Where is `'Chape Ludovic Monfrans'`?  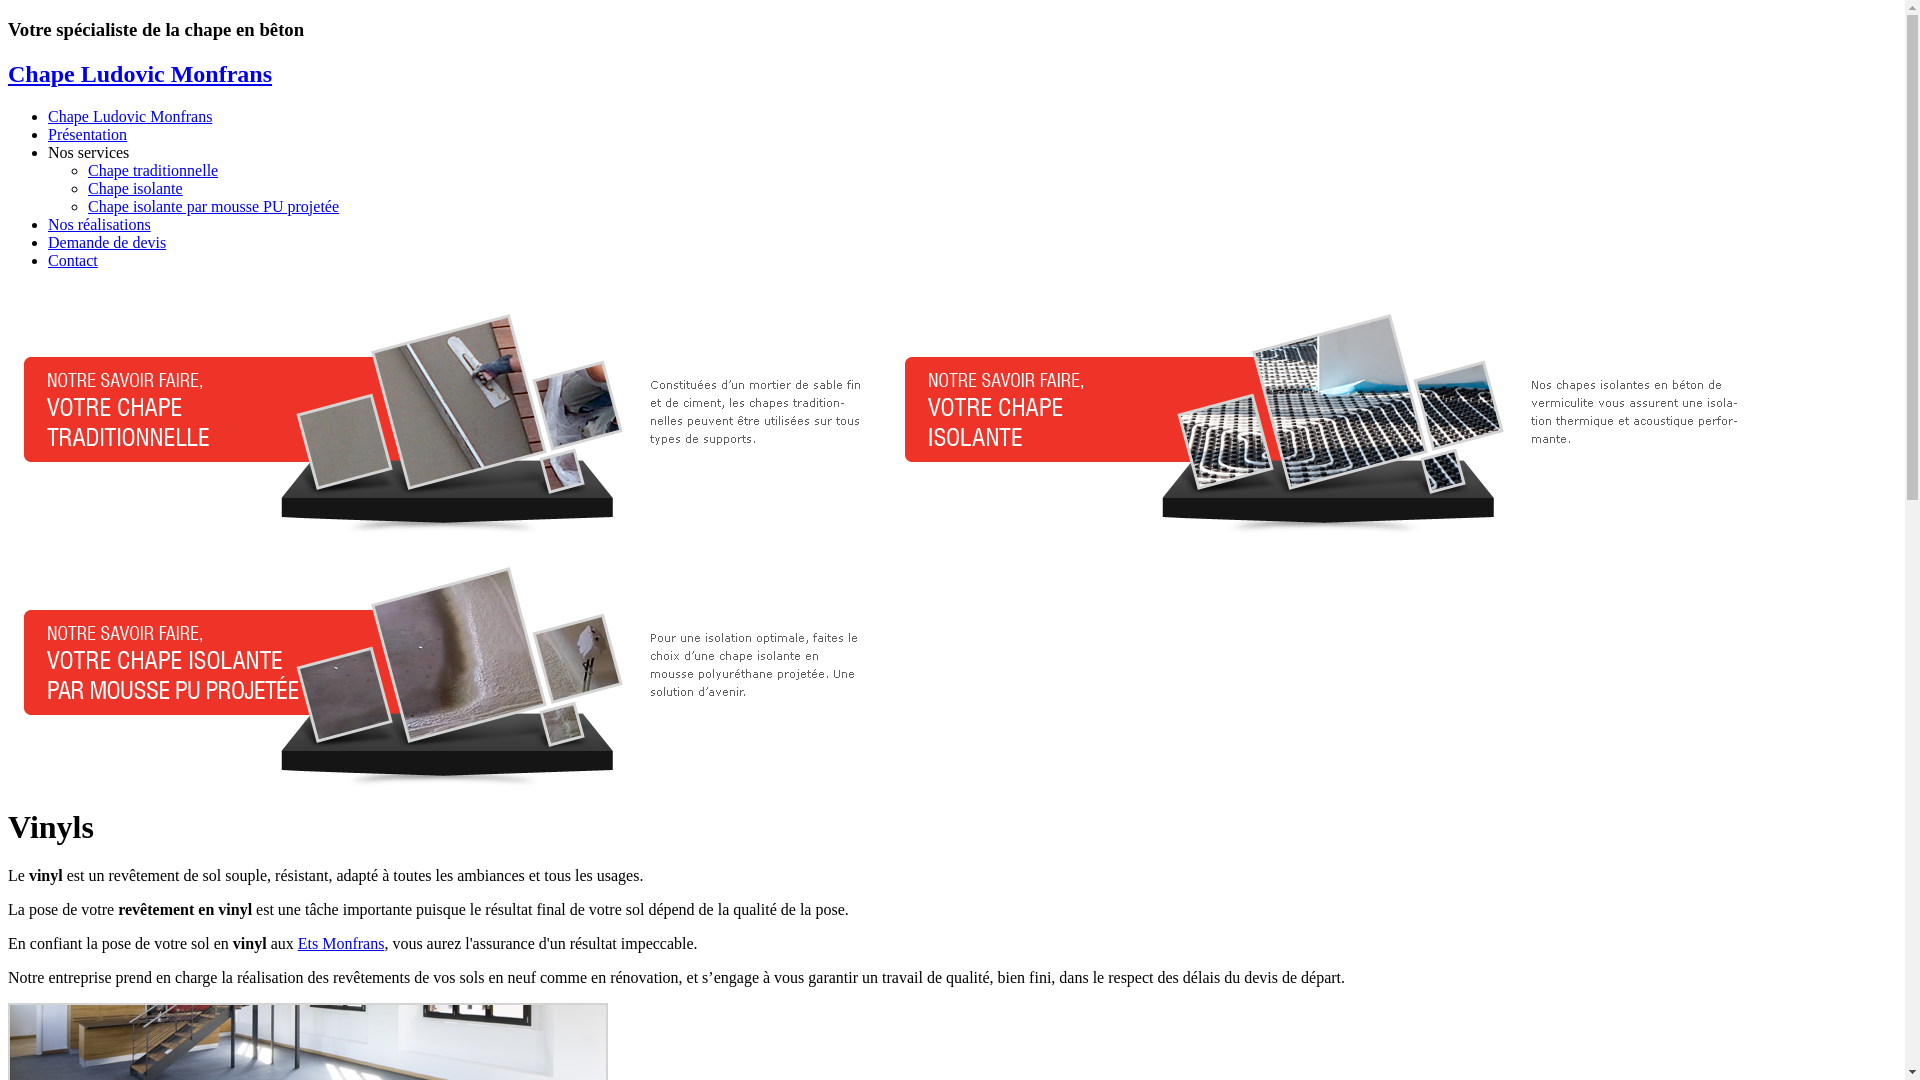 'Chape Ludovic Monfrans' is located at coordinates (138, 72).